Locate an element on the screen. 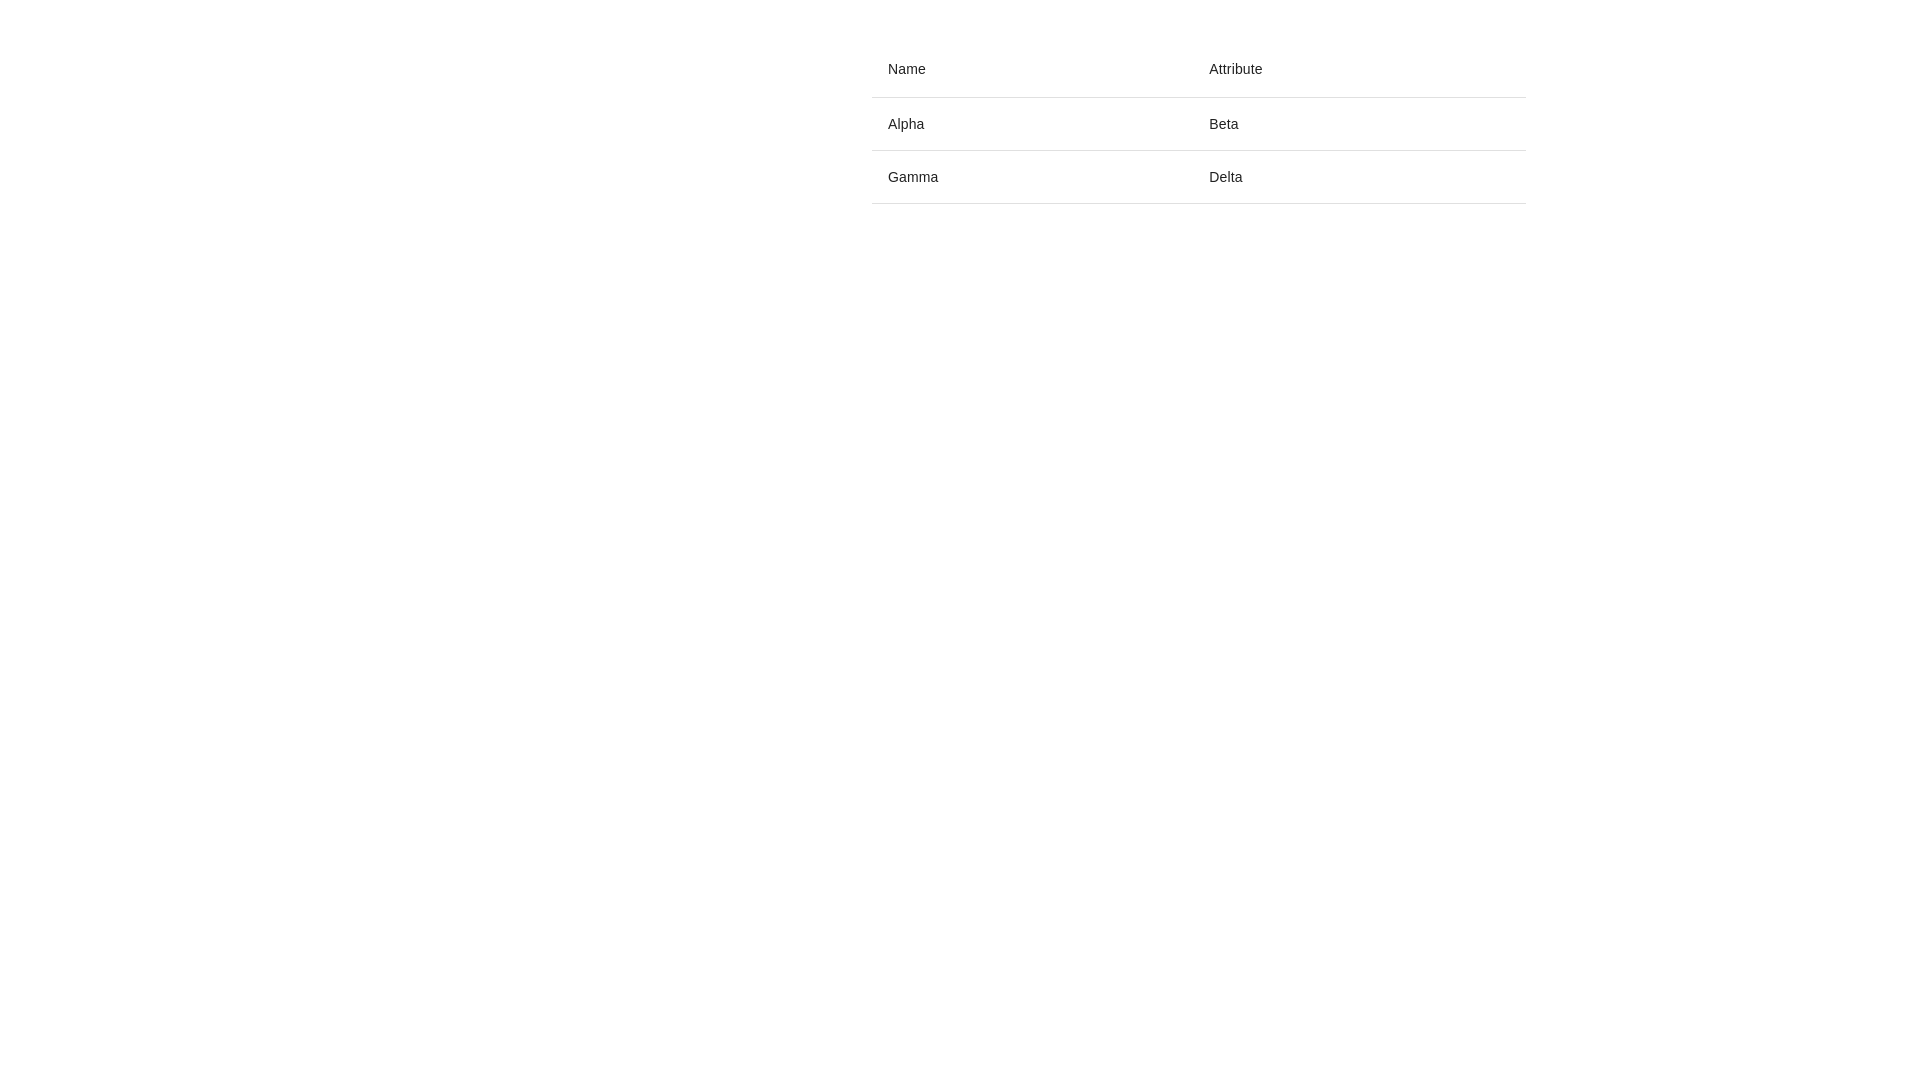  the table cell displaying 'Beta' in bold, sans-serif font, located in the 'Attribute' column next to the 'Alpha' cell is located at coordinates (1359, 123).